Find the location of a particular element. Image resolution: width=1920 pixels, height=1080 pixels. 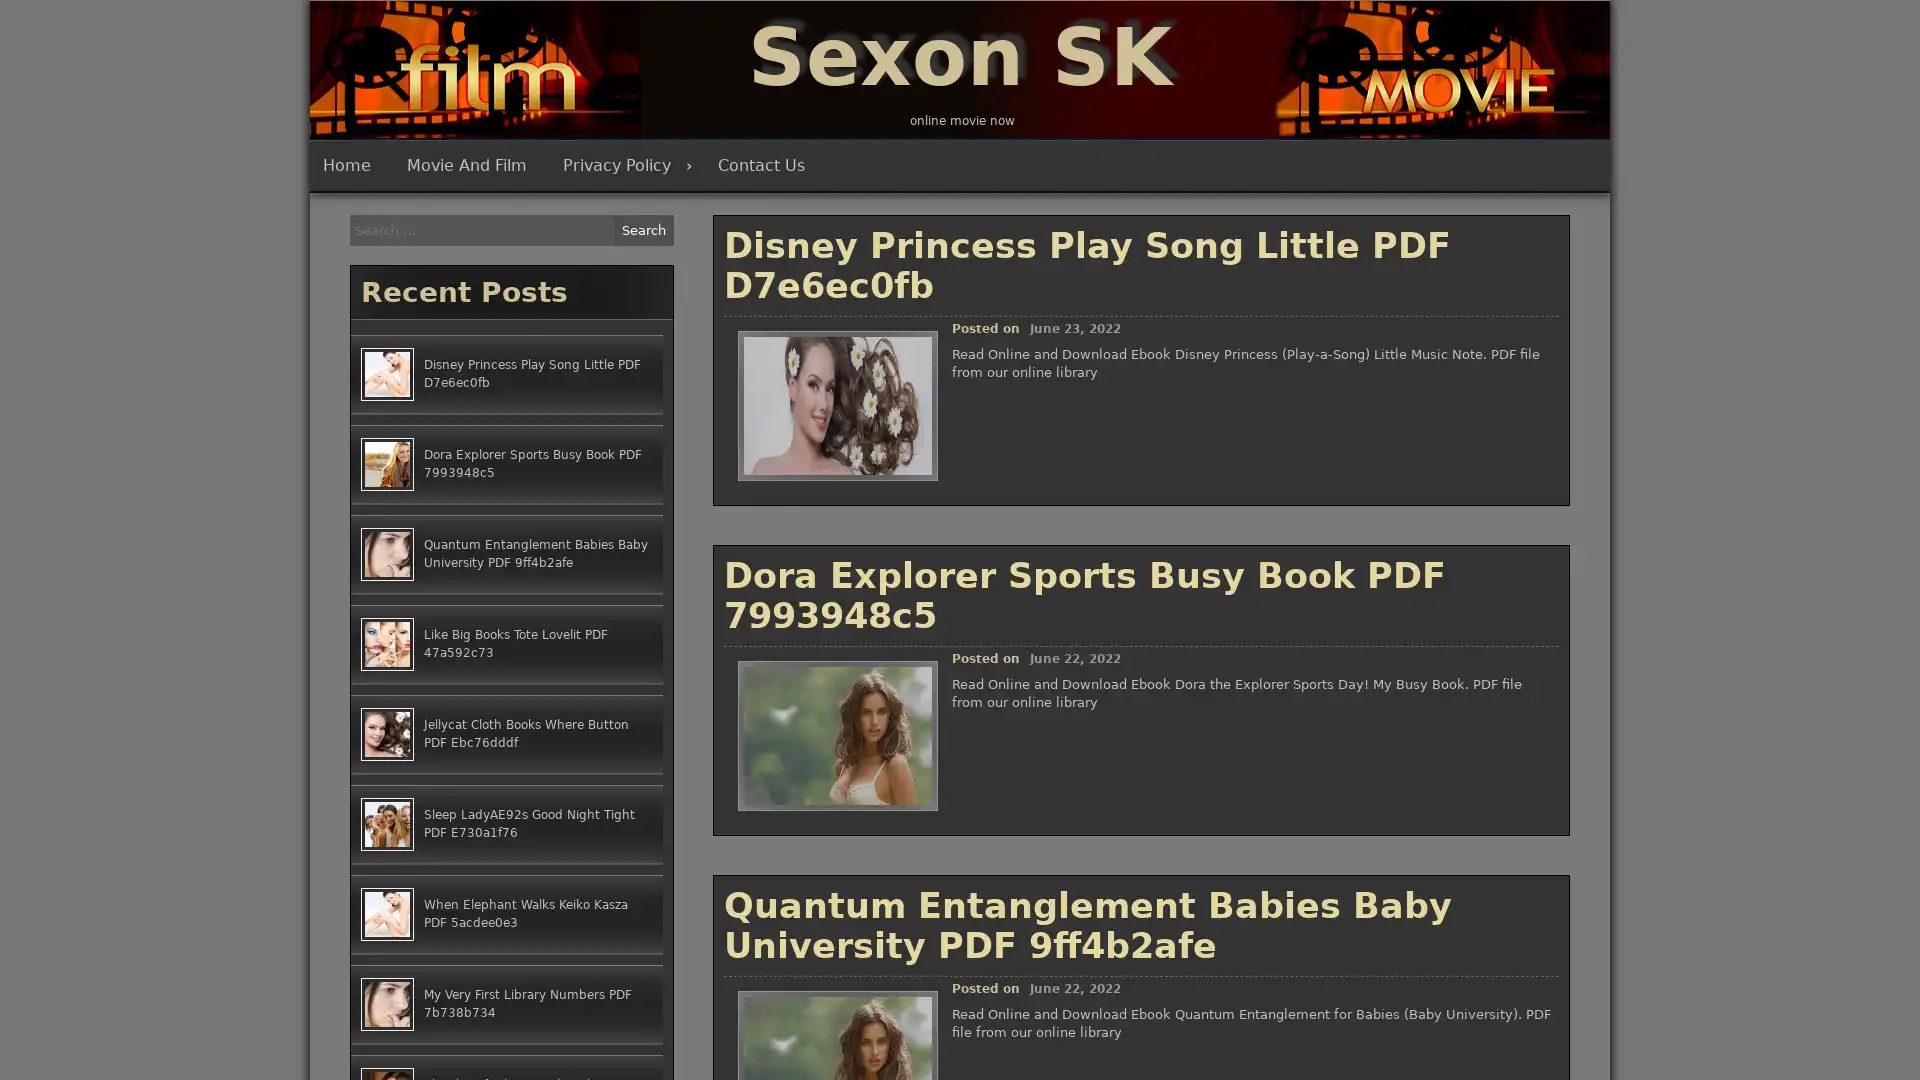

Search is located at coordinates (643, 229).